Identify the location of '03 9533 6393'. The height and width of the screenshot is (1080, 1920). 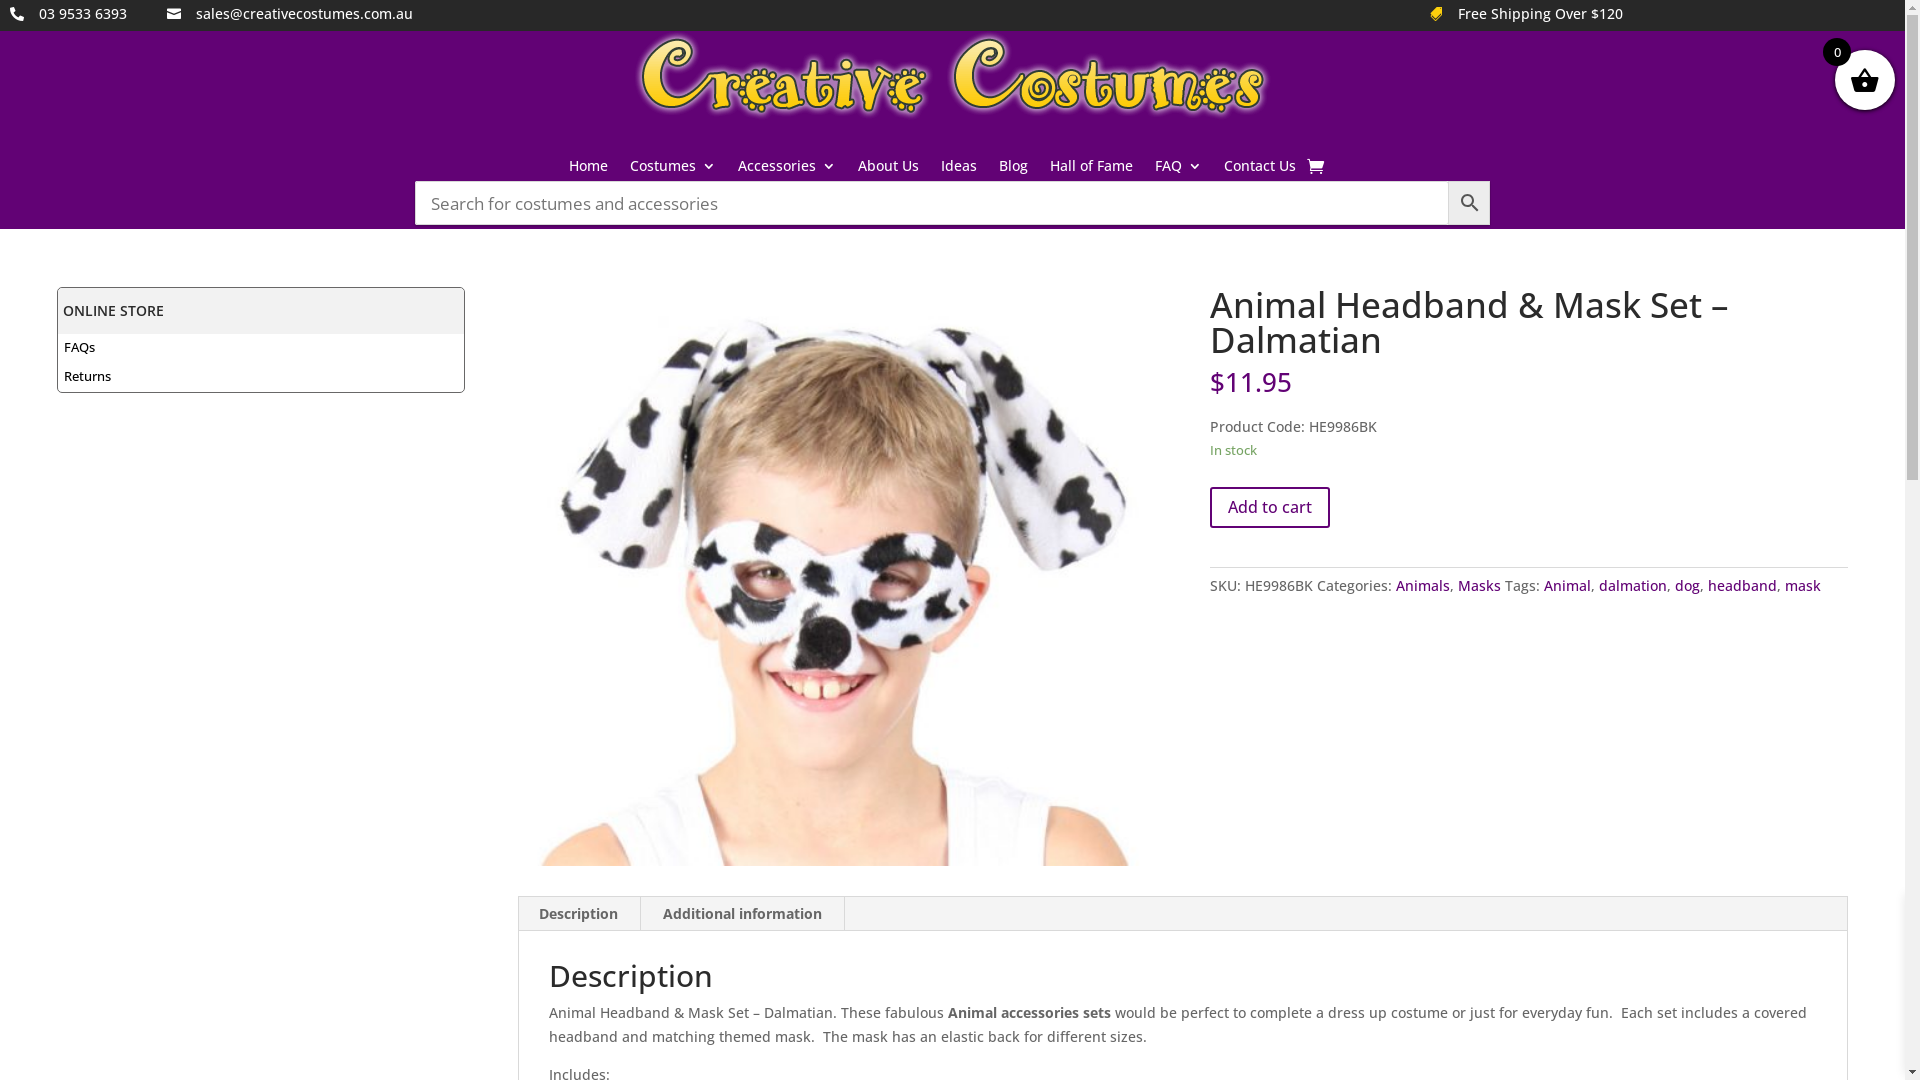
(81, 13).